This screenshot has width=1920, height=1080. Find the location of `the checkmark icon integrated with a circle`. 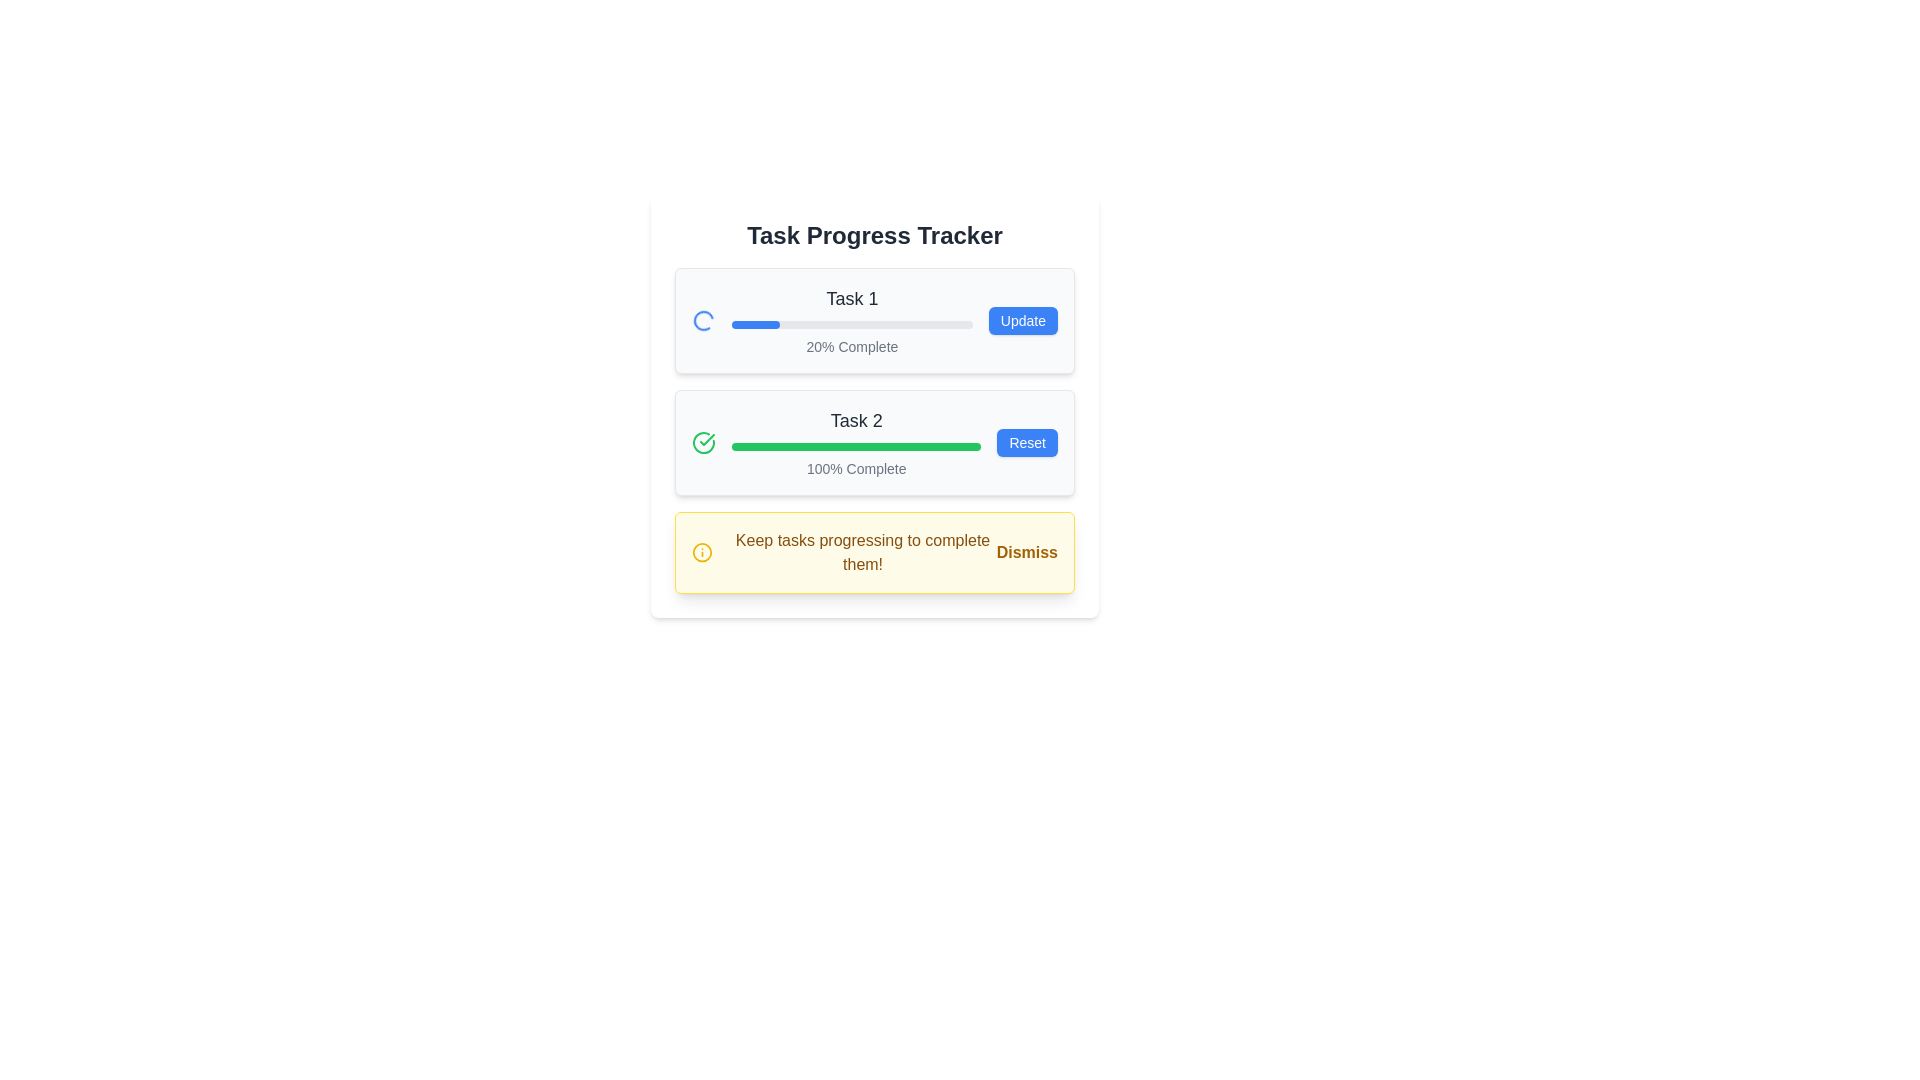

the checkmark icon integrated with a circle is located at coordinates (707, 438).